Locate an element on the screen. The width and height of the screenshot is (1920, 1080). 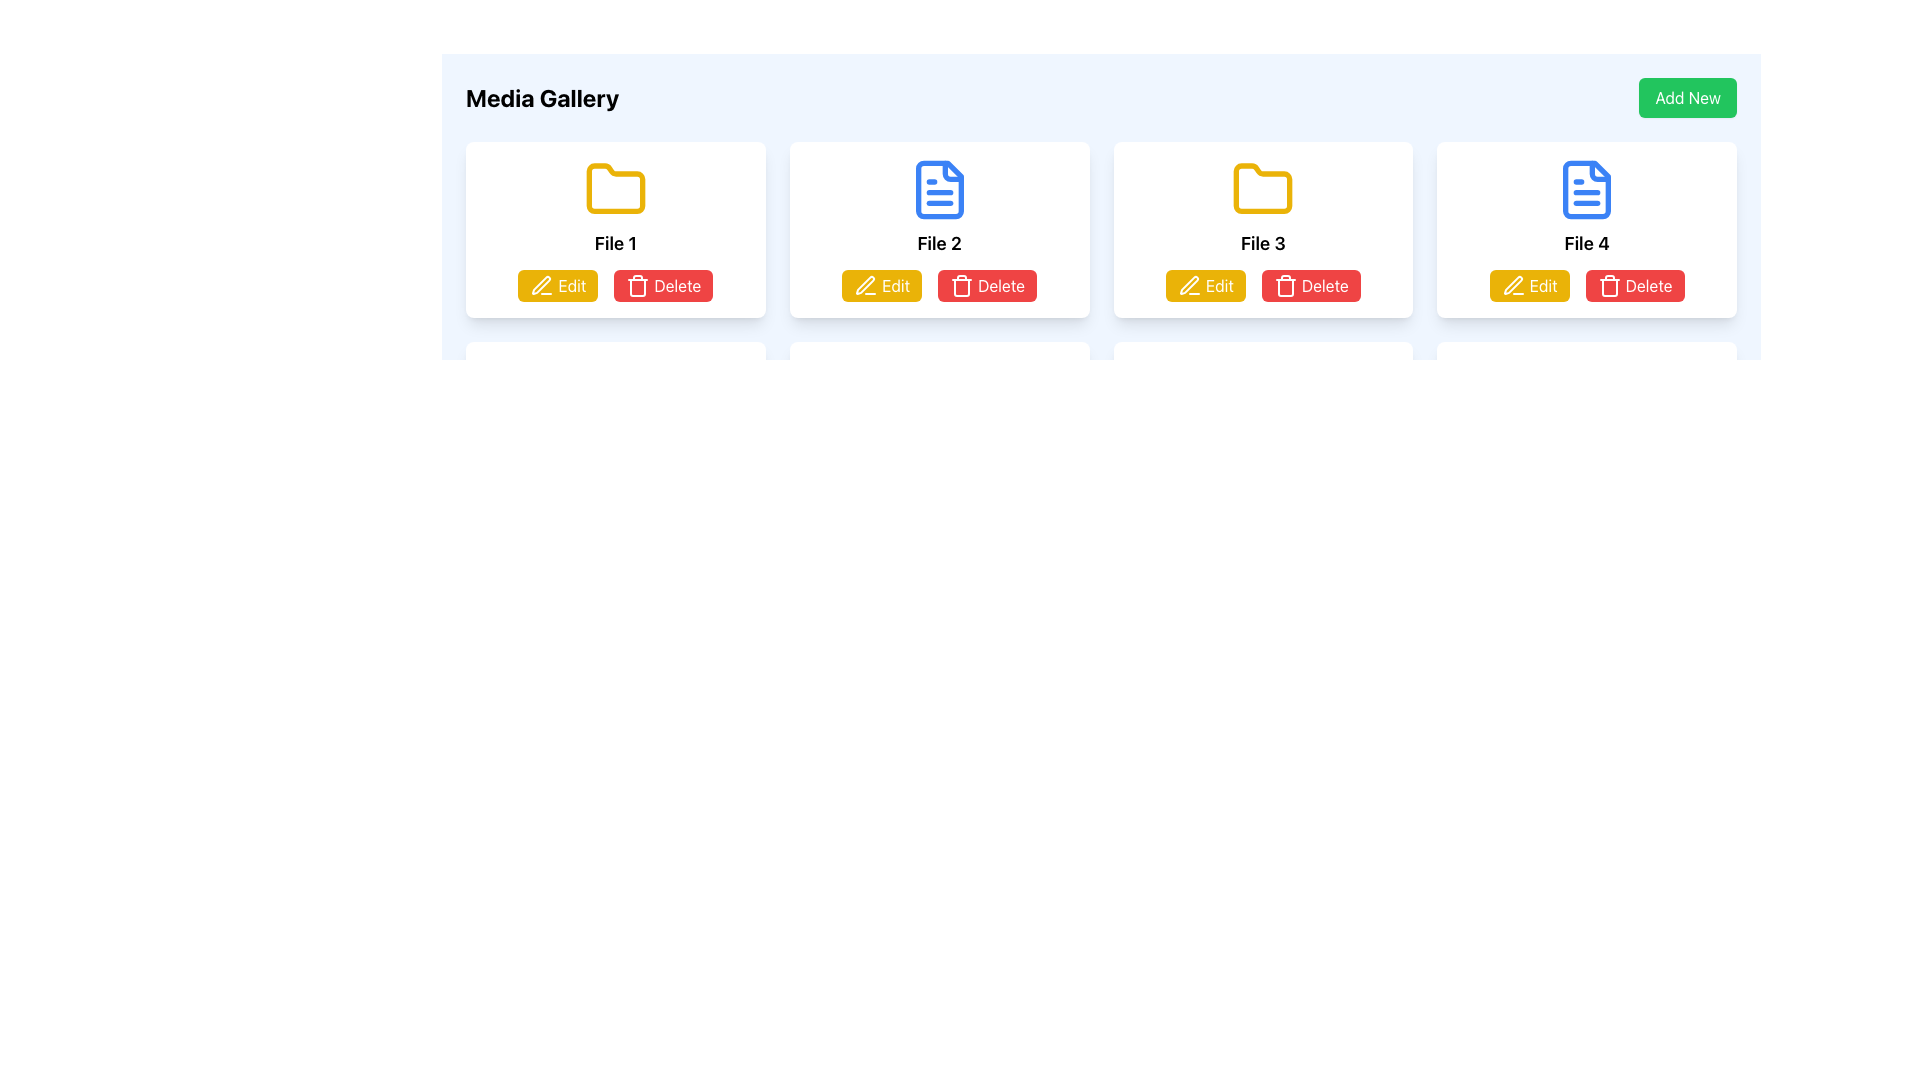
the decorative trash can icon within the delete button of the card labeled 'File 4', located at the bottom right of the card is located at coordinates (1609, 288).